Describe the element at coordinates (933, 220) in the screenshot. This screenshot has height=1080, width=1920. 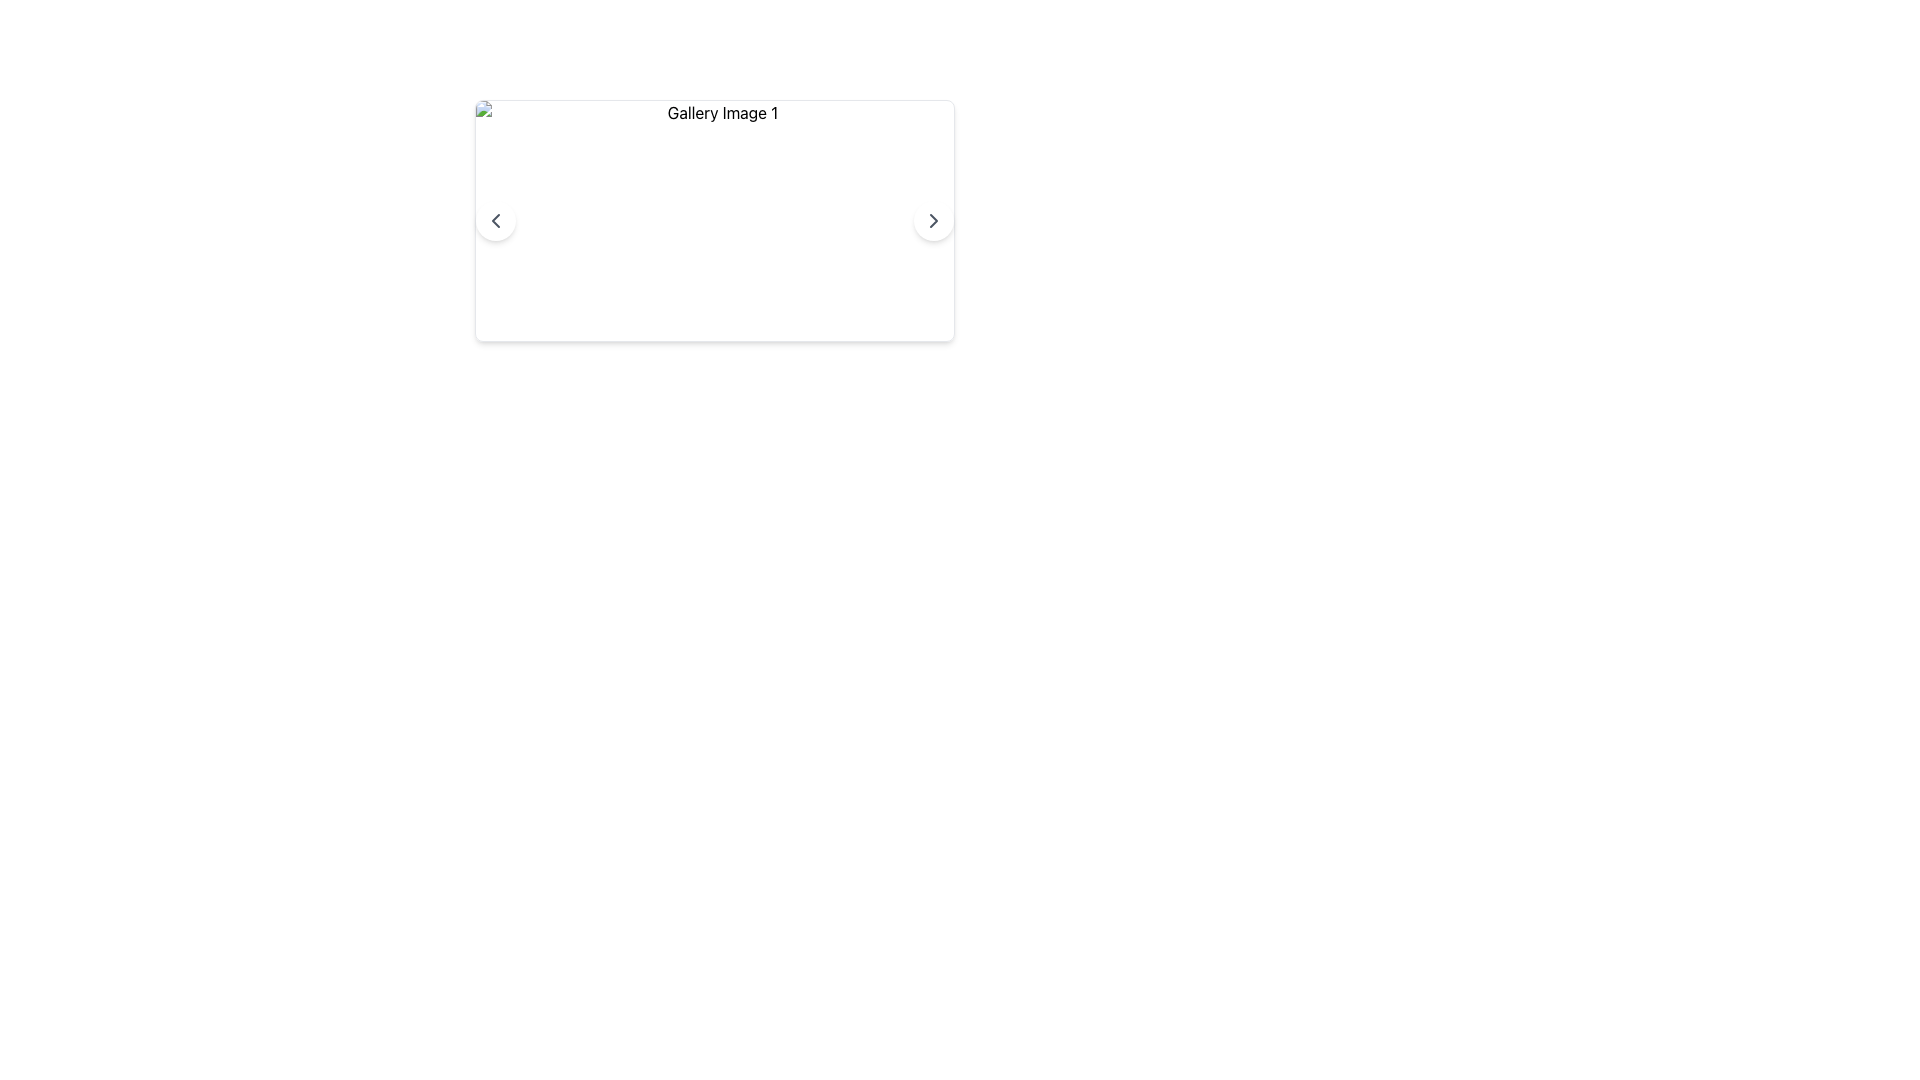
I see `the circular right arrow button with a white background and dark gray arrow icon` at that location.